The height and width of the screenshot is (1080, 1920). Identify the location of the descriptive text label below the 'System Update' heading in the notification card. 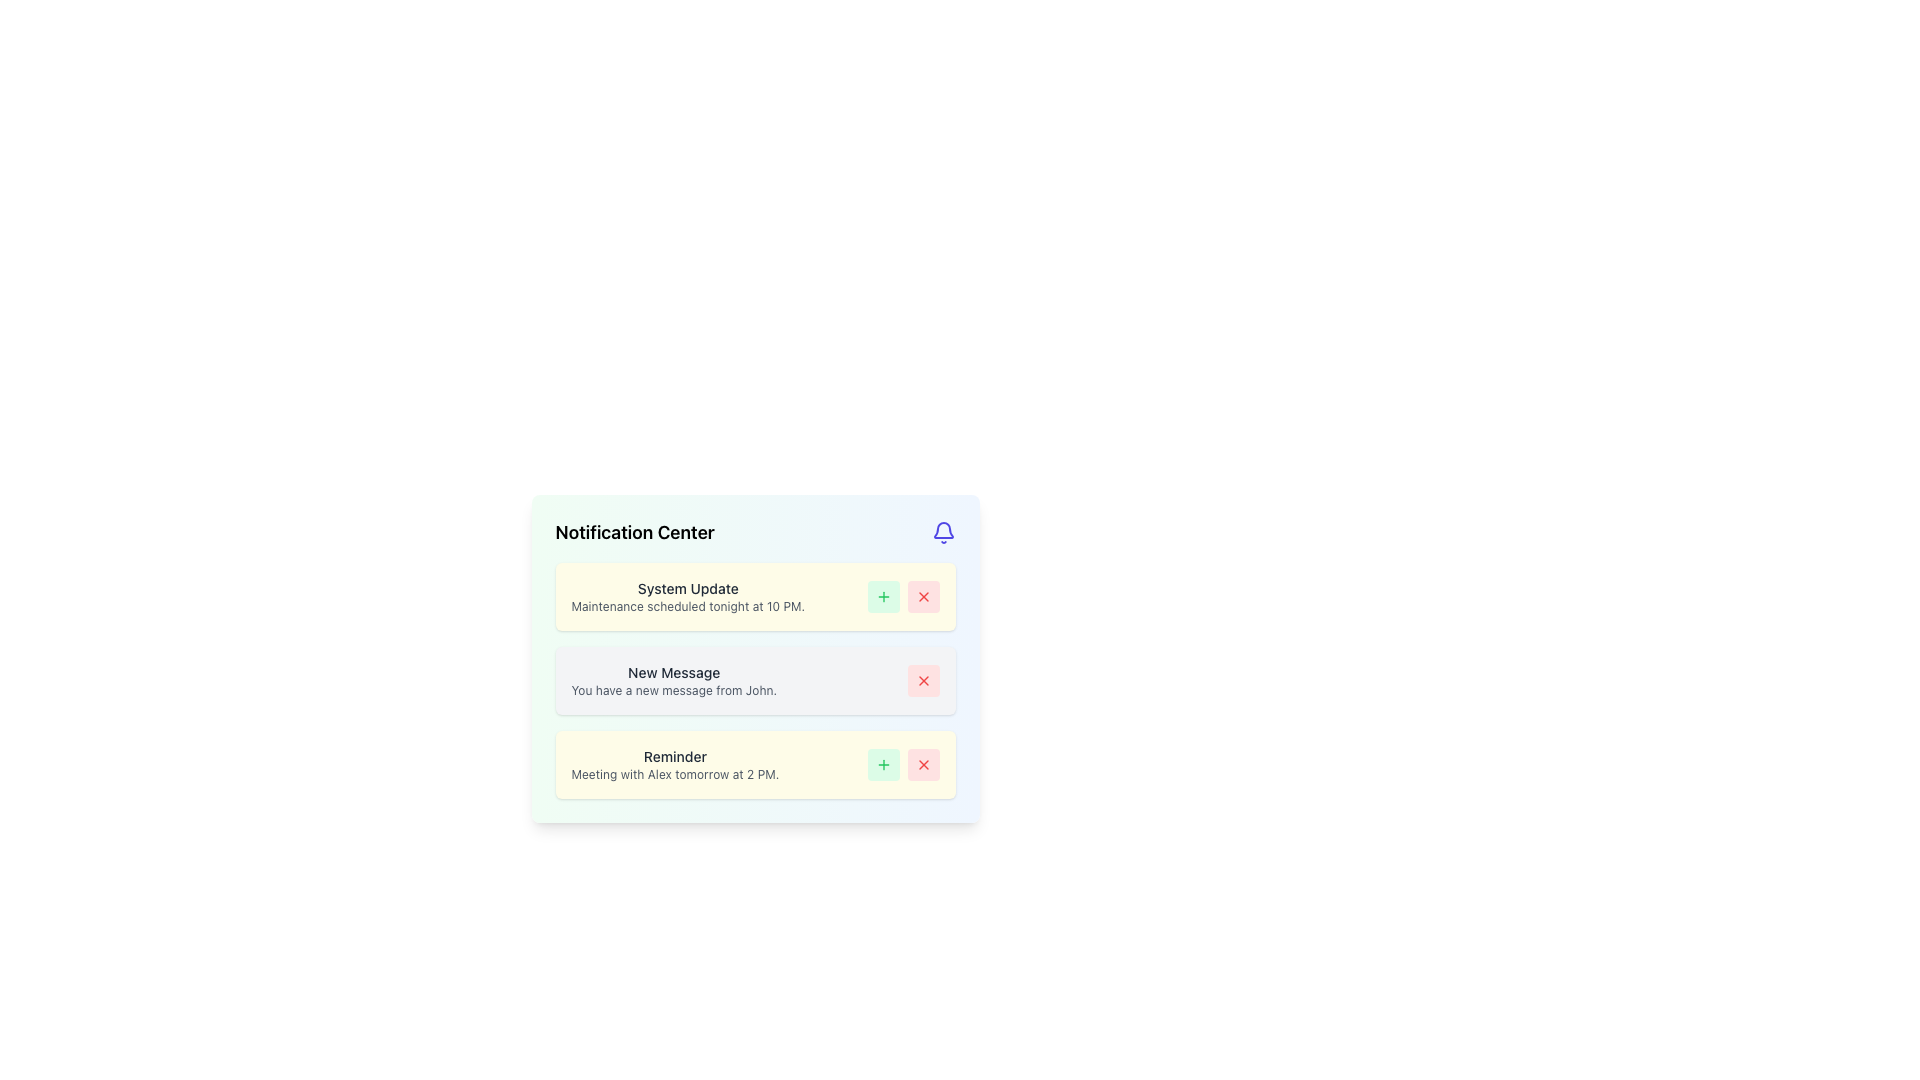
(687, 605).